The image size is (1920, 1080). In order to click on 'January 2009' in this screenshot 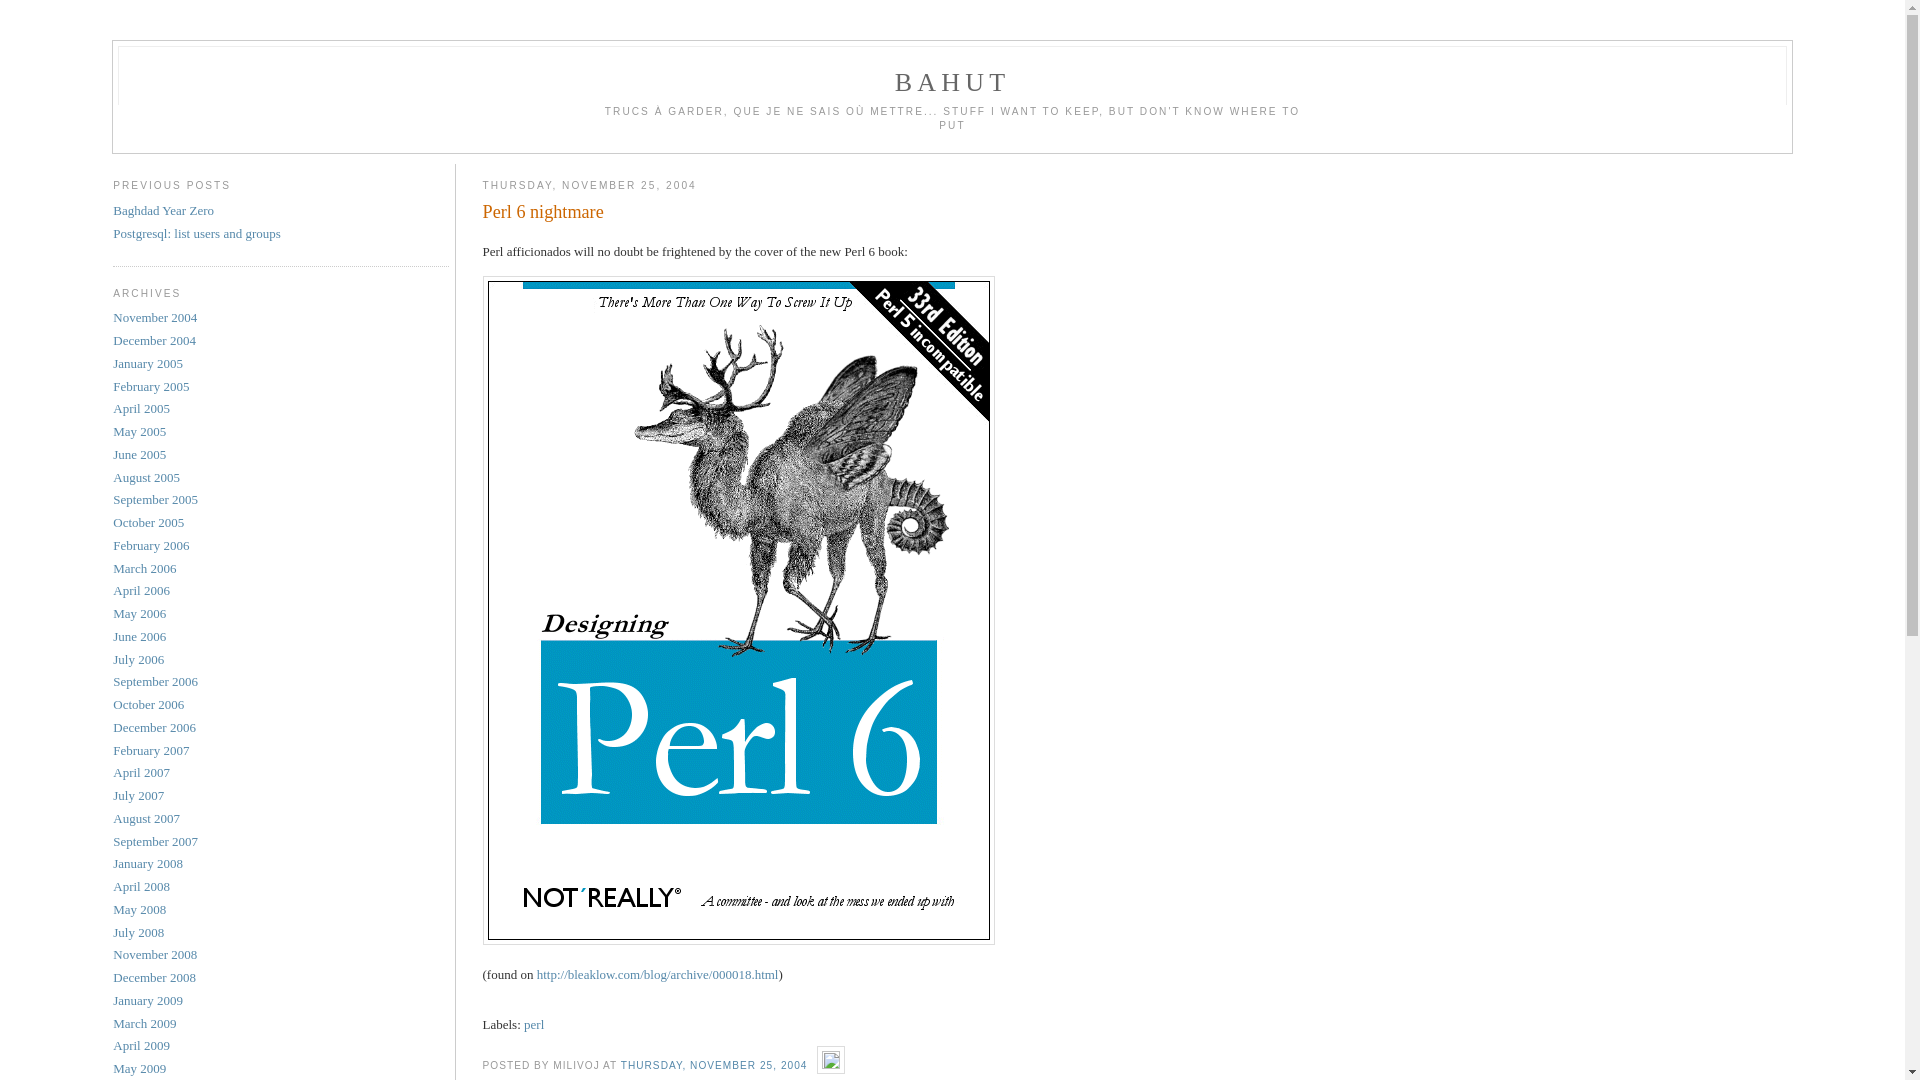, I will do `click(147, 1000)`.